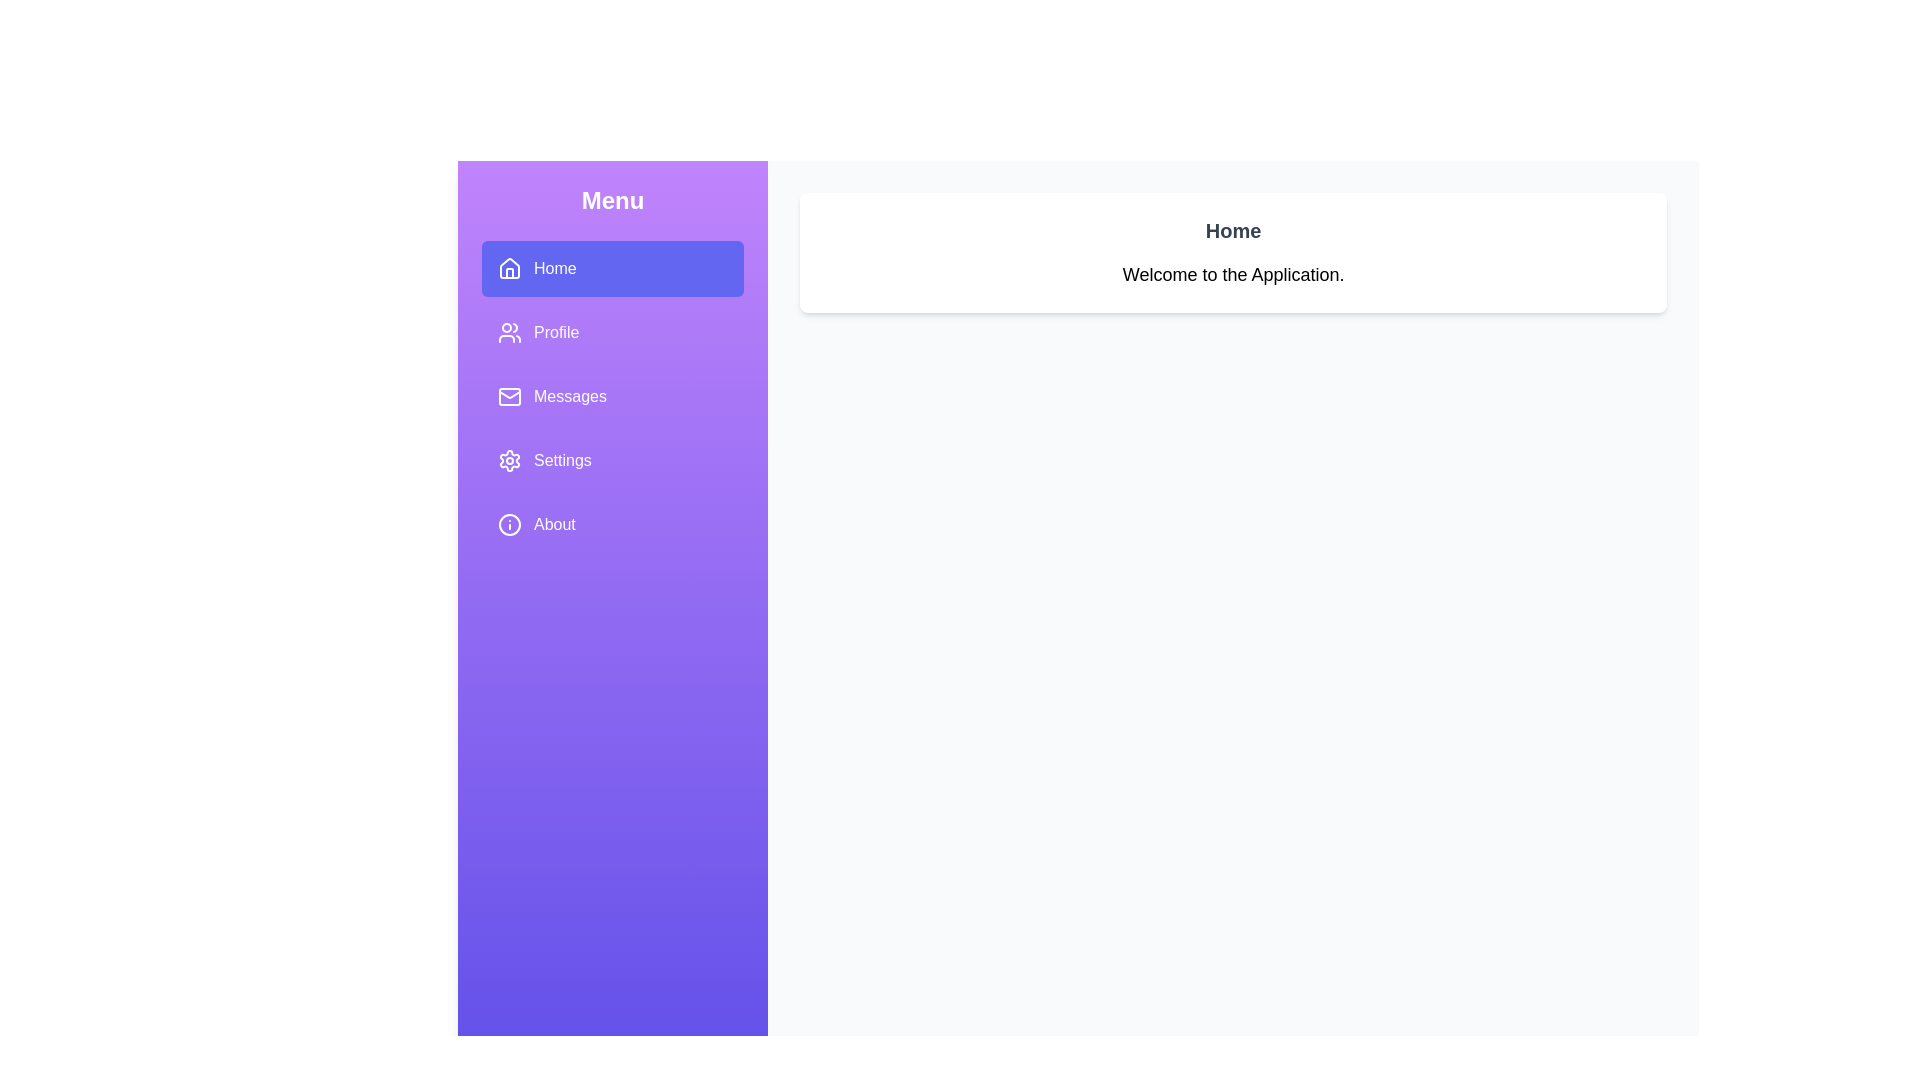 The image size is (1920, 1080). Describe the element at coordinates (1232, 274) in the screenshot. I see `the Static Text Label displaying 'Welcome to the Application.' which is positioned below the 'Home' label` at that location.